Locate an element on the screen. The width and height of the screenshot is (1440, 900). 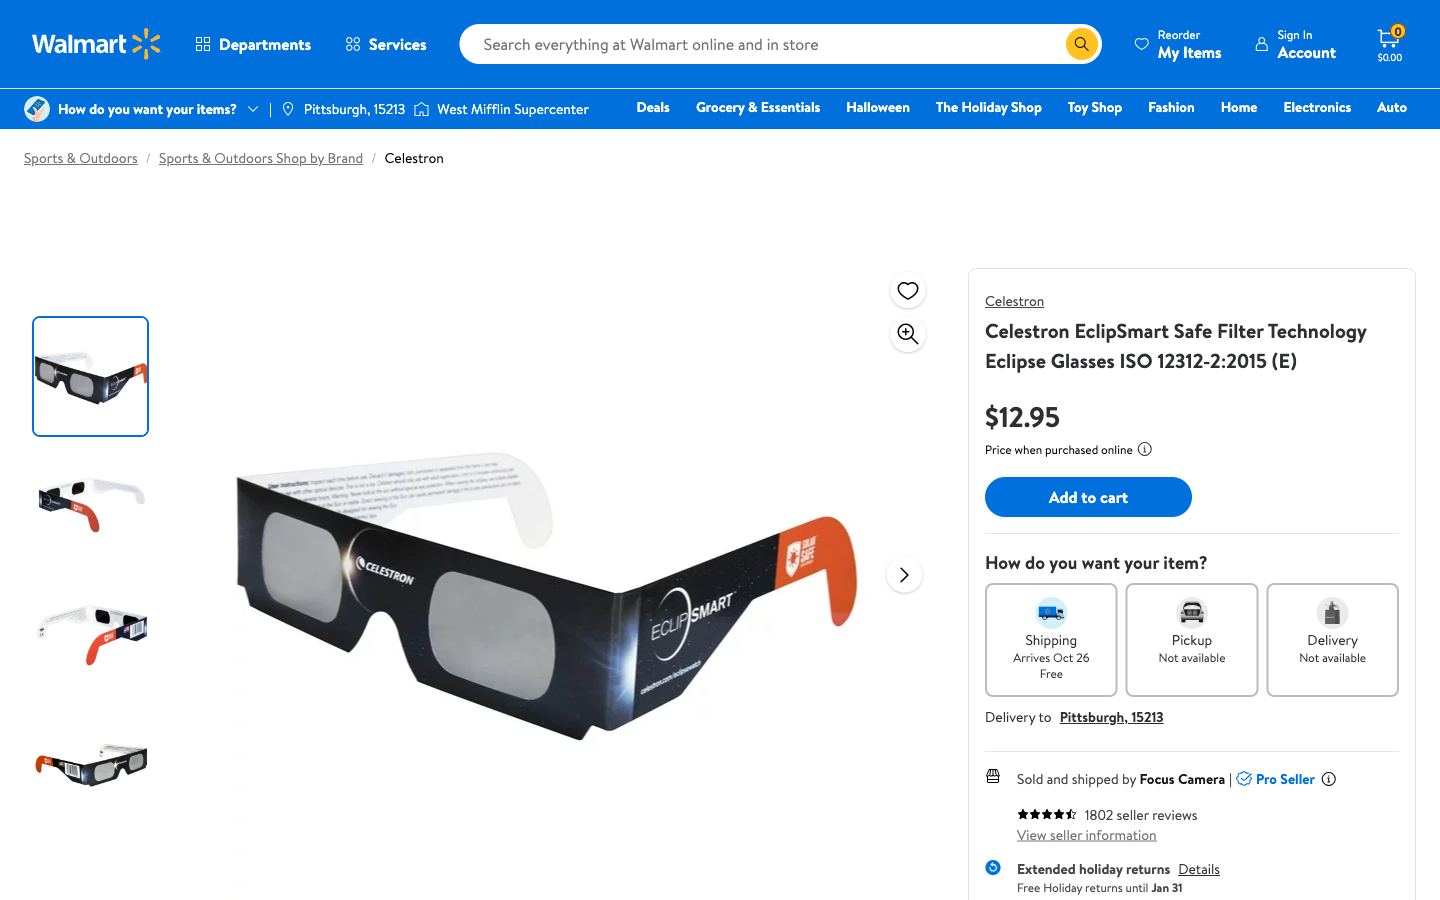
the return guidelines for the current merchandise is located at coordinates (1198, 869).